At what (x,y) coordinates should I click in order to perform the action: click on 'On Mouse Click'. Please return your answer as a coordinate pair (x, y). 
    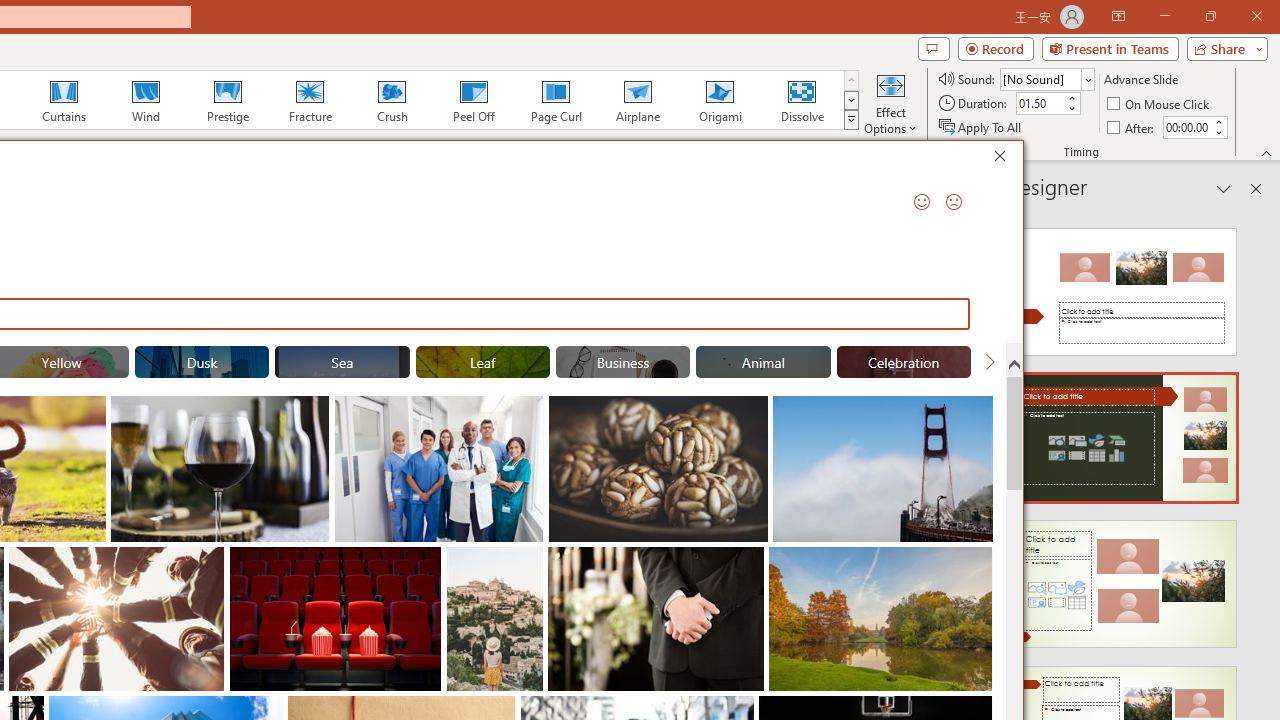
    Looking at the image, I should click on (1159, 103).